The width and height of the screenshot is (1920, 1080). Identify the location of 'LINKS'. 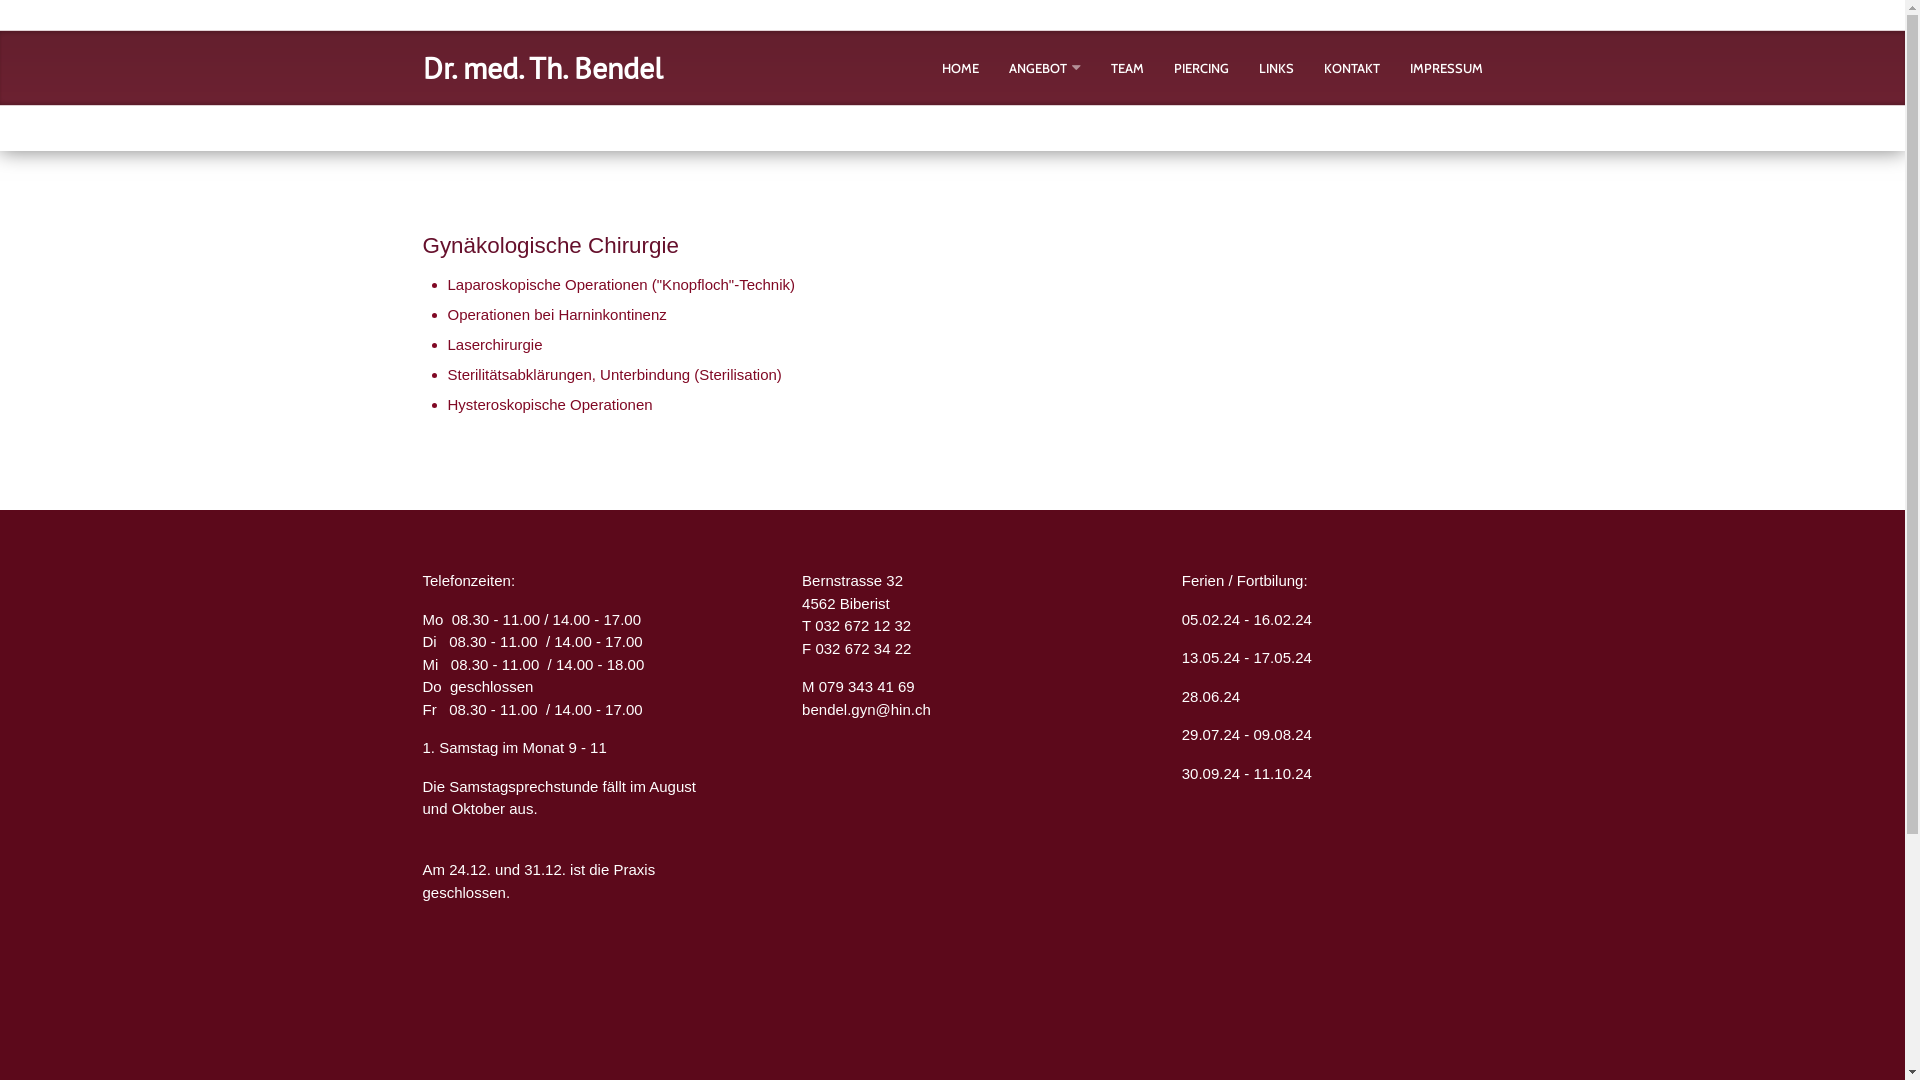
(1274, 67).